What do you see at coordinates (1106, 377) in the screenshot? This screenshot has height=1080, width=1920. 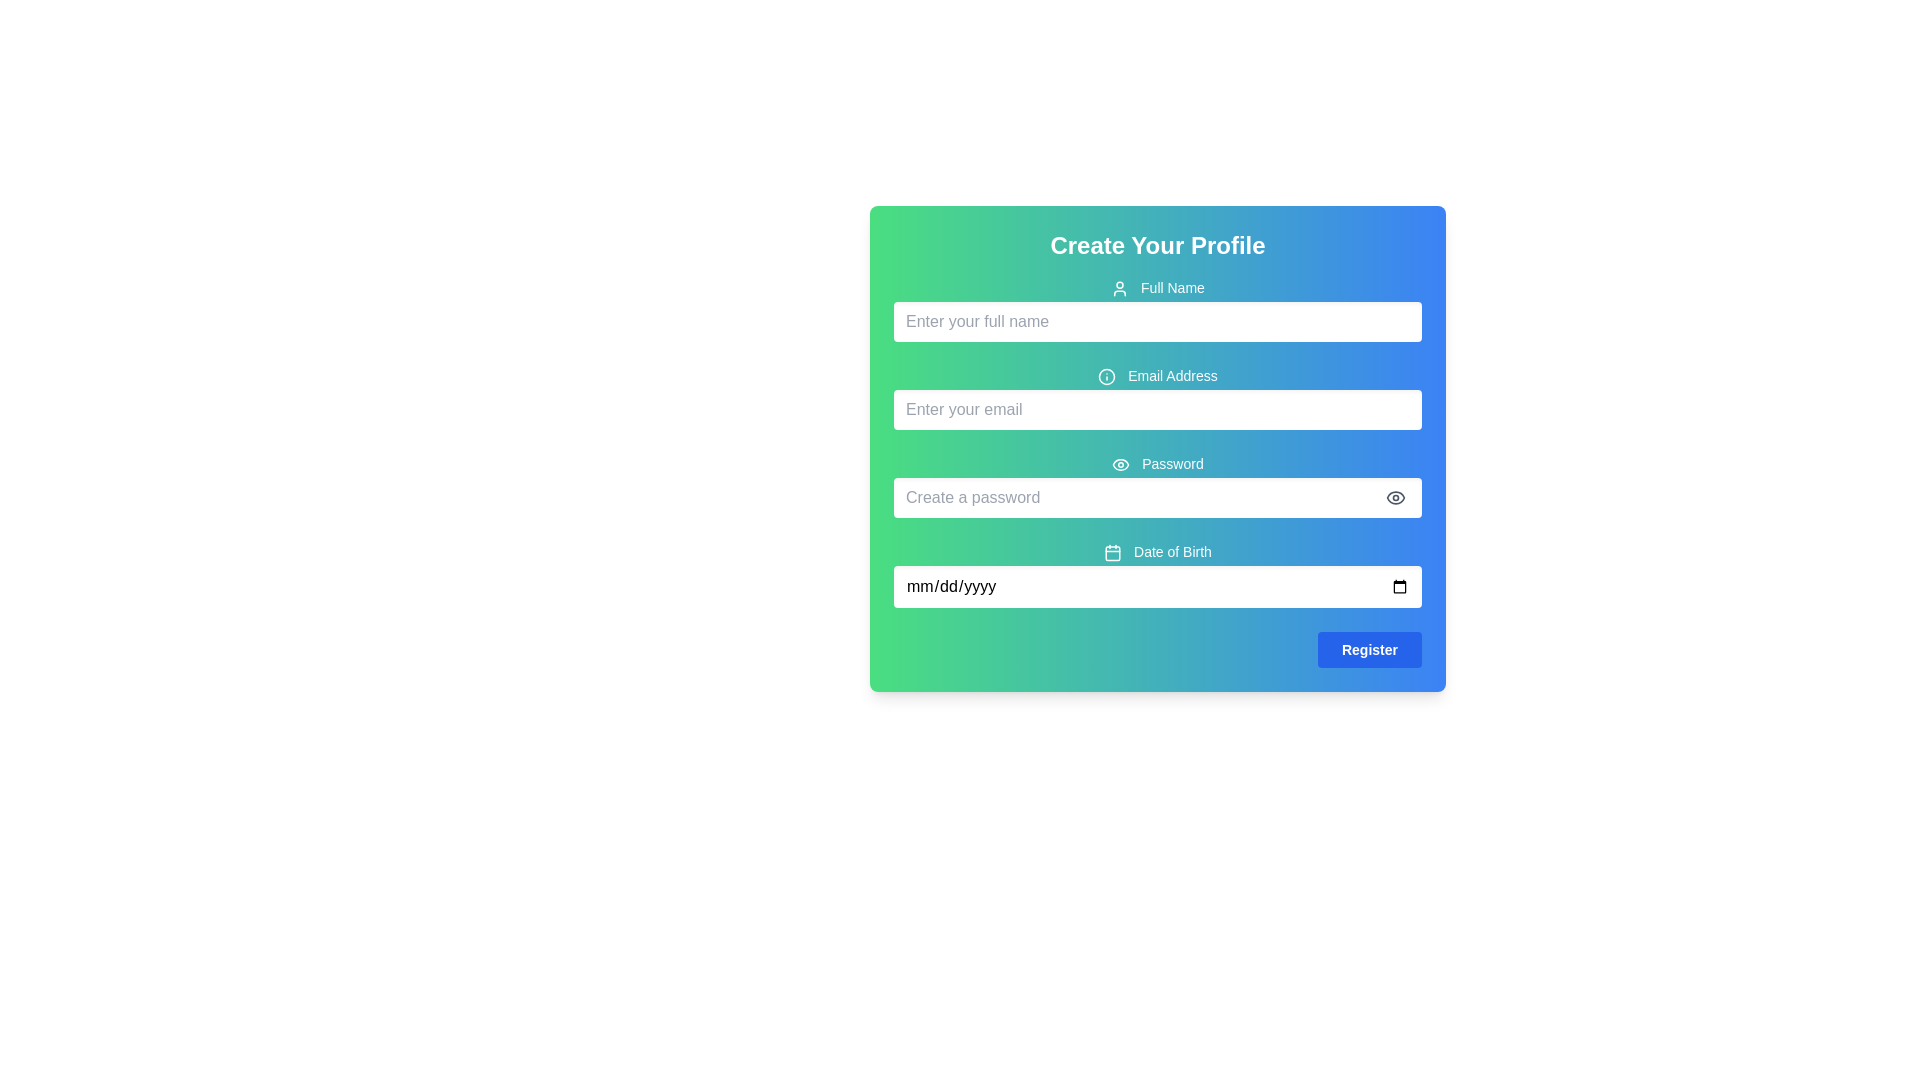 I see `the informational icon located to the left of the 'Email Address' label` at bounding box center [1106, 377].